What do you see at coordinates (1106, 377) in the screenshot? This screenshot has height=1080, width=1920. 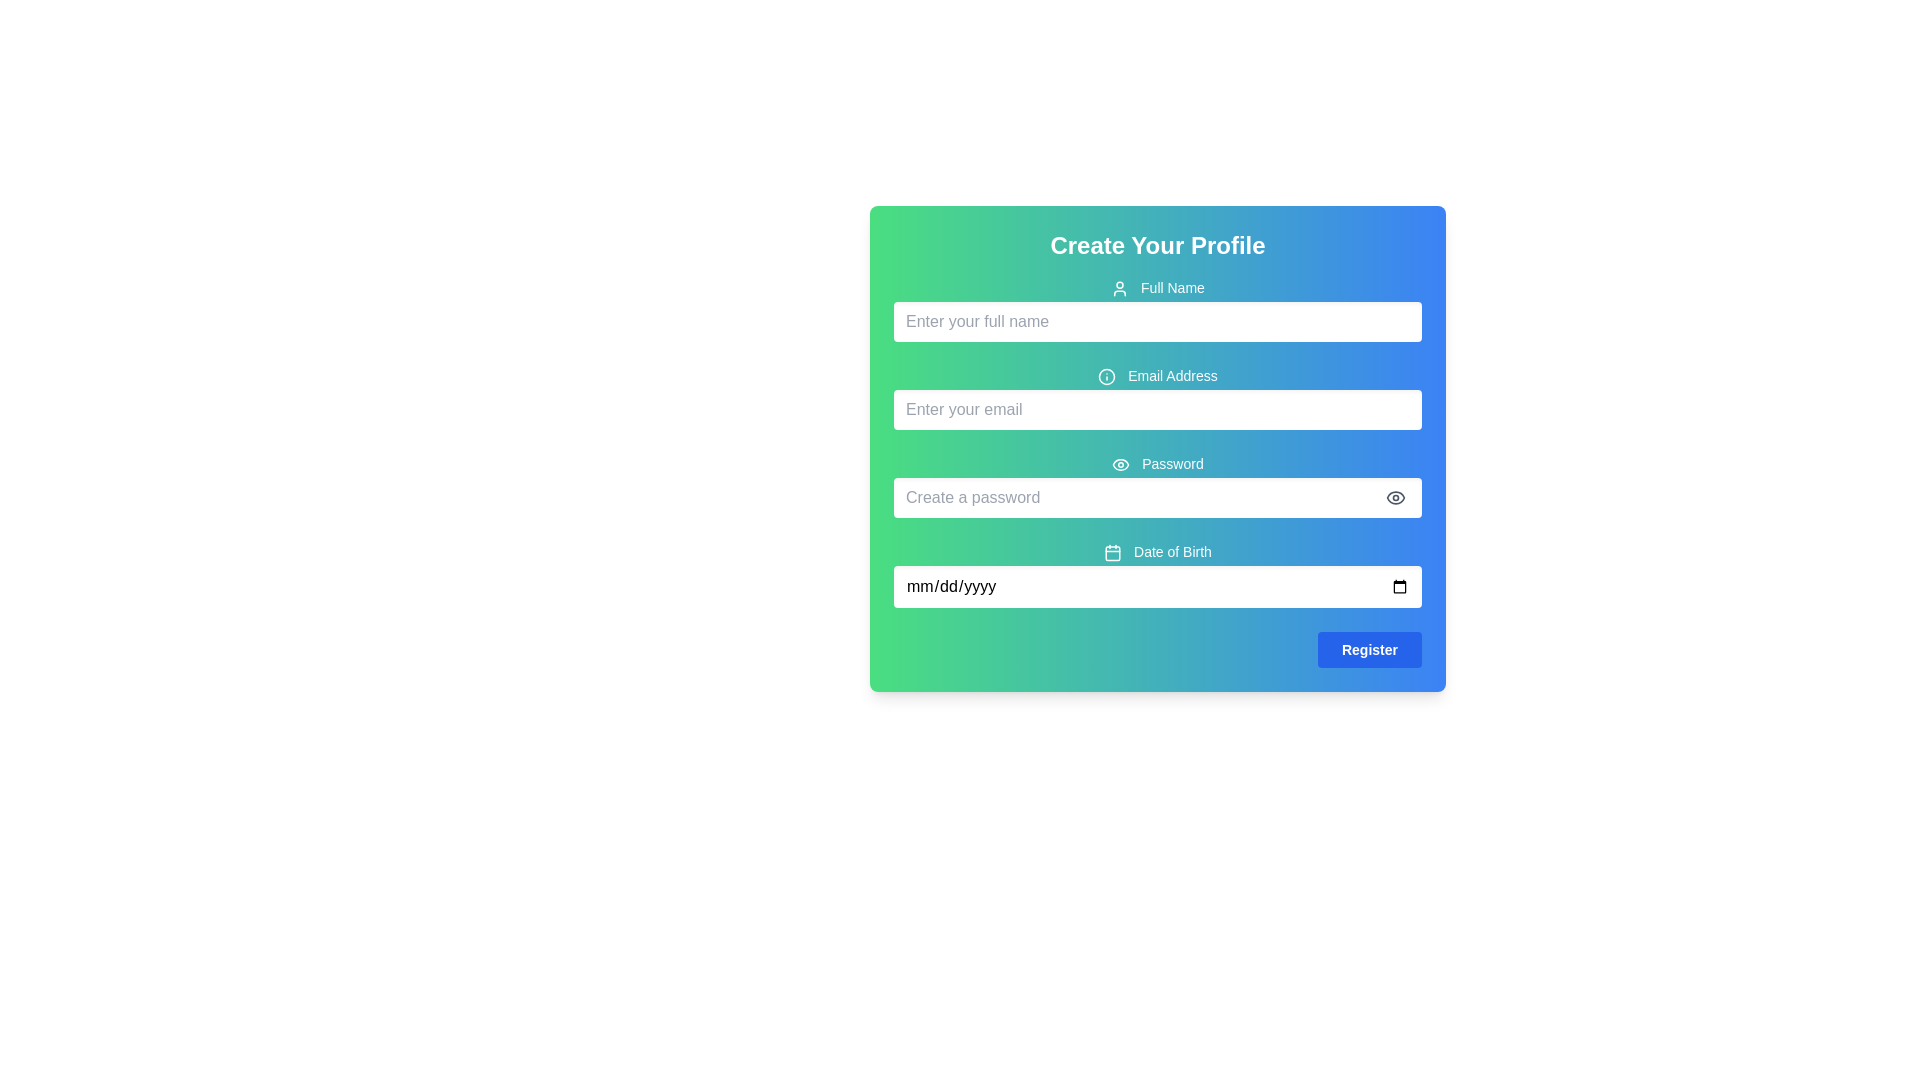 I see `the informational icon located to the left of the 'Email Address' label` at bounding box center [1106, 377].